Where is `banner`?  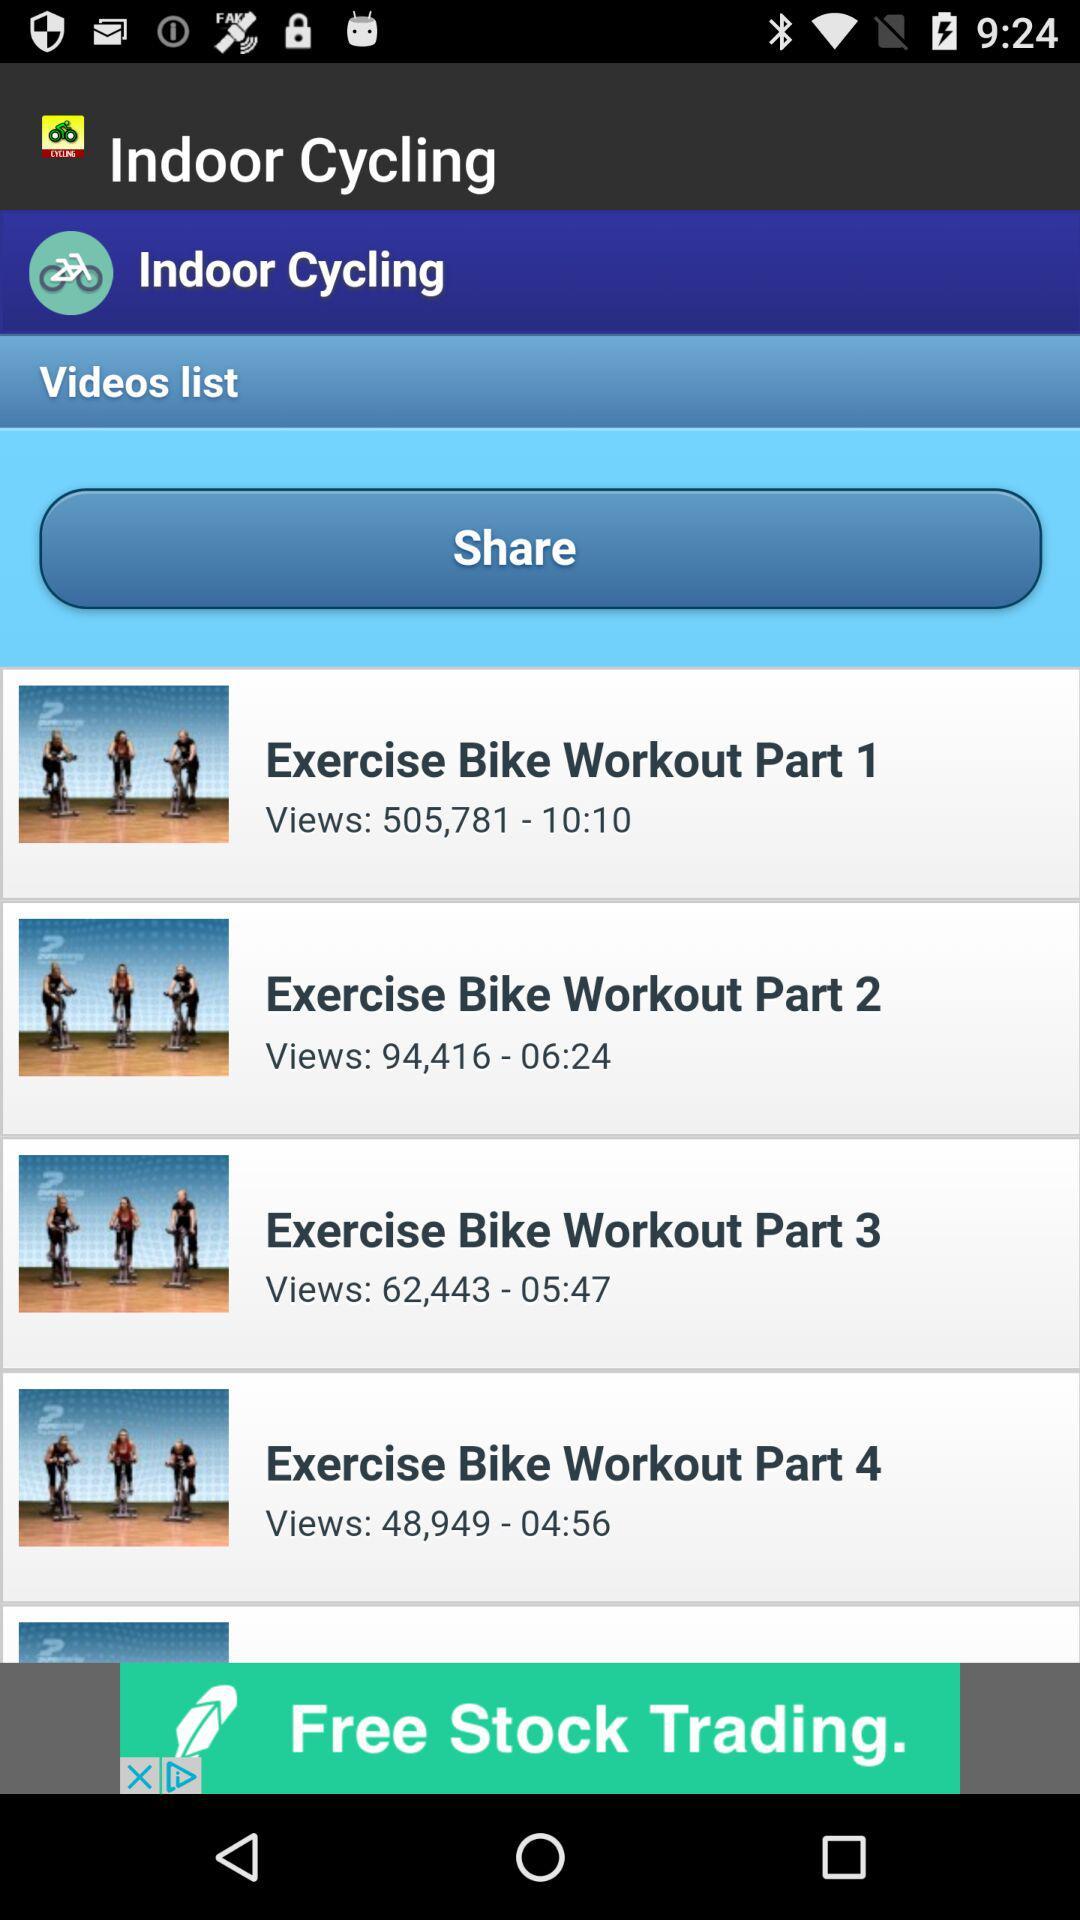 banner is located at coordinates (540, 1727).